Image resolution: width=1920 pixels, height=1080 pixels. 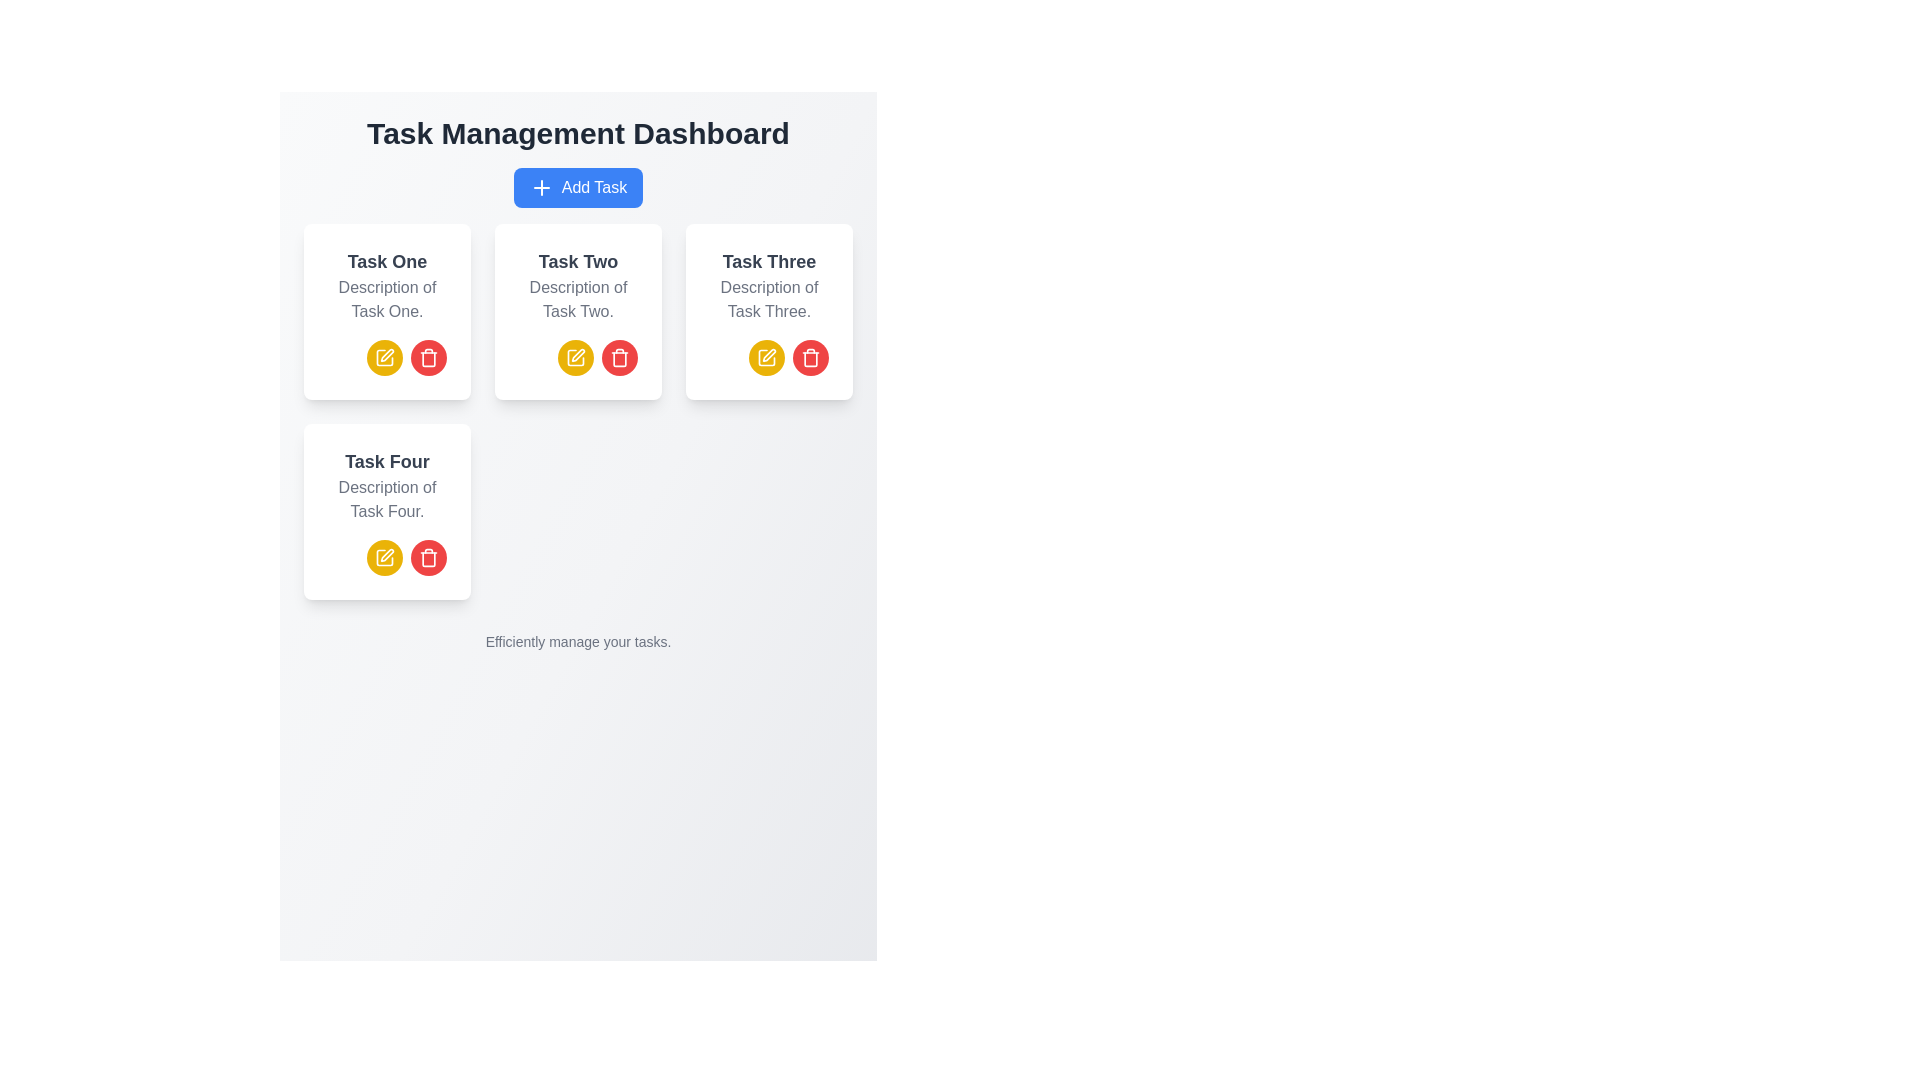 What do you see at coordinates (766, 357) in the screenshot?
I see `the edit button for 'Task Three'` at bounding box center [766, 357].